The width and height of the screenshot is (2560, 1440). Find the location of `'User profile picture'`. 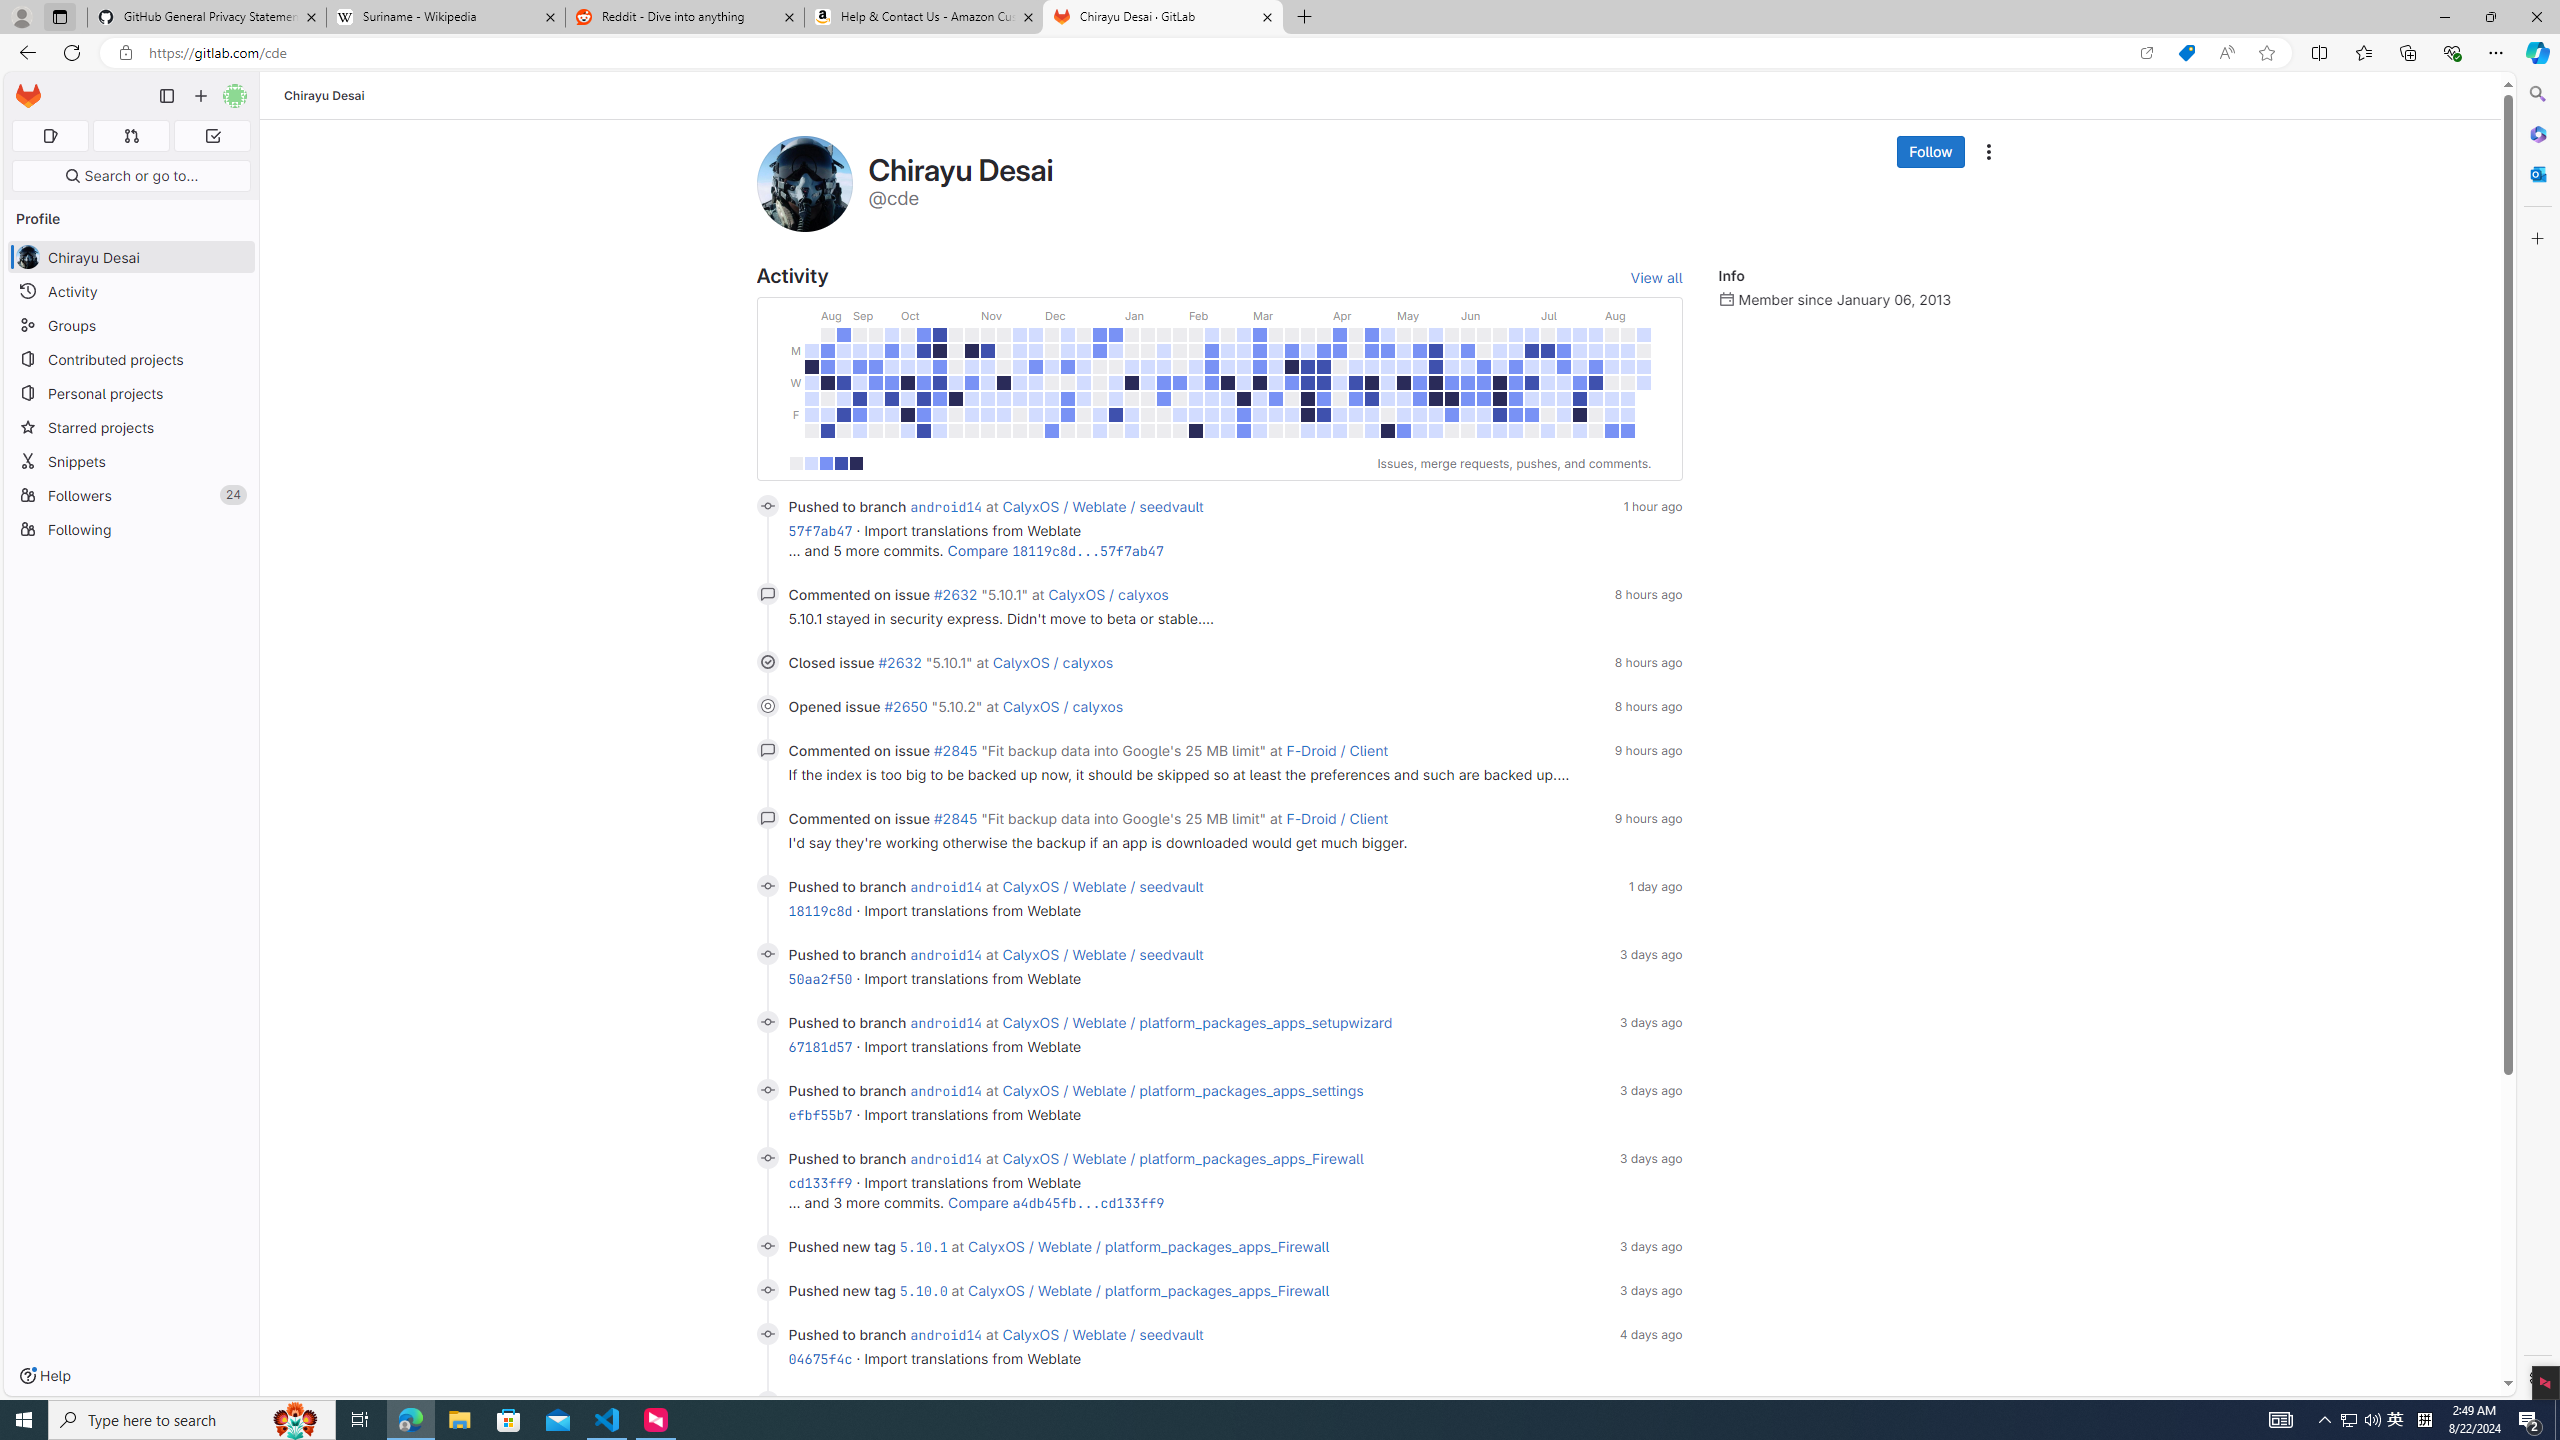

'User profile picture' is located at coordinates (803, 183).